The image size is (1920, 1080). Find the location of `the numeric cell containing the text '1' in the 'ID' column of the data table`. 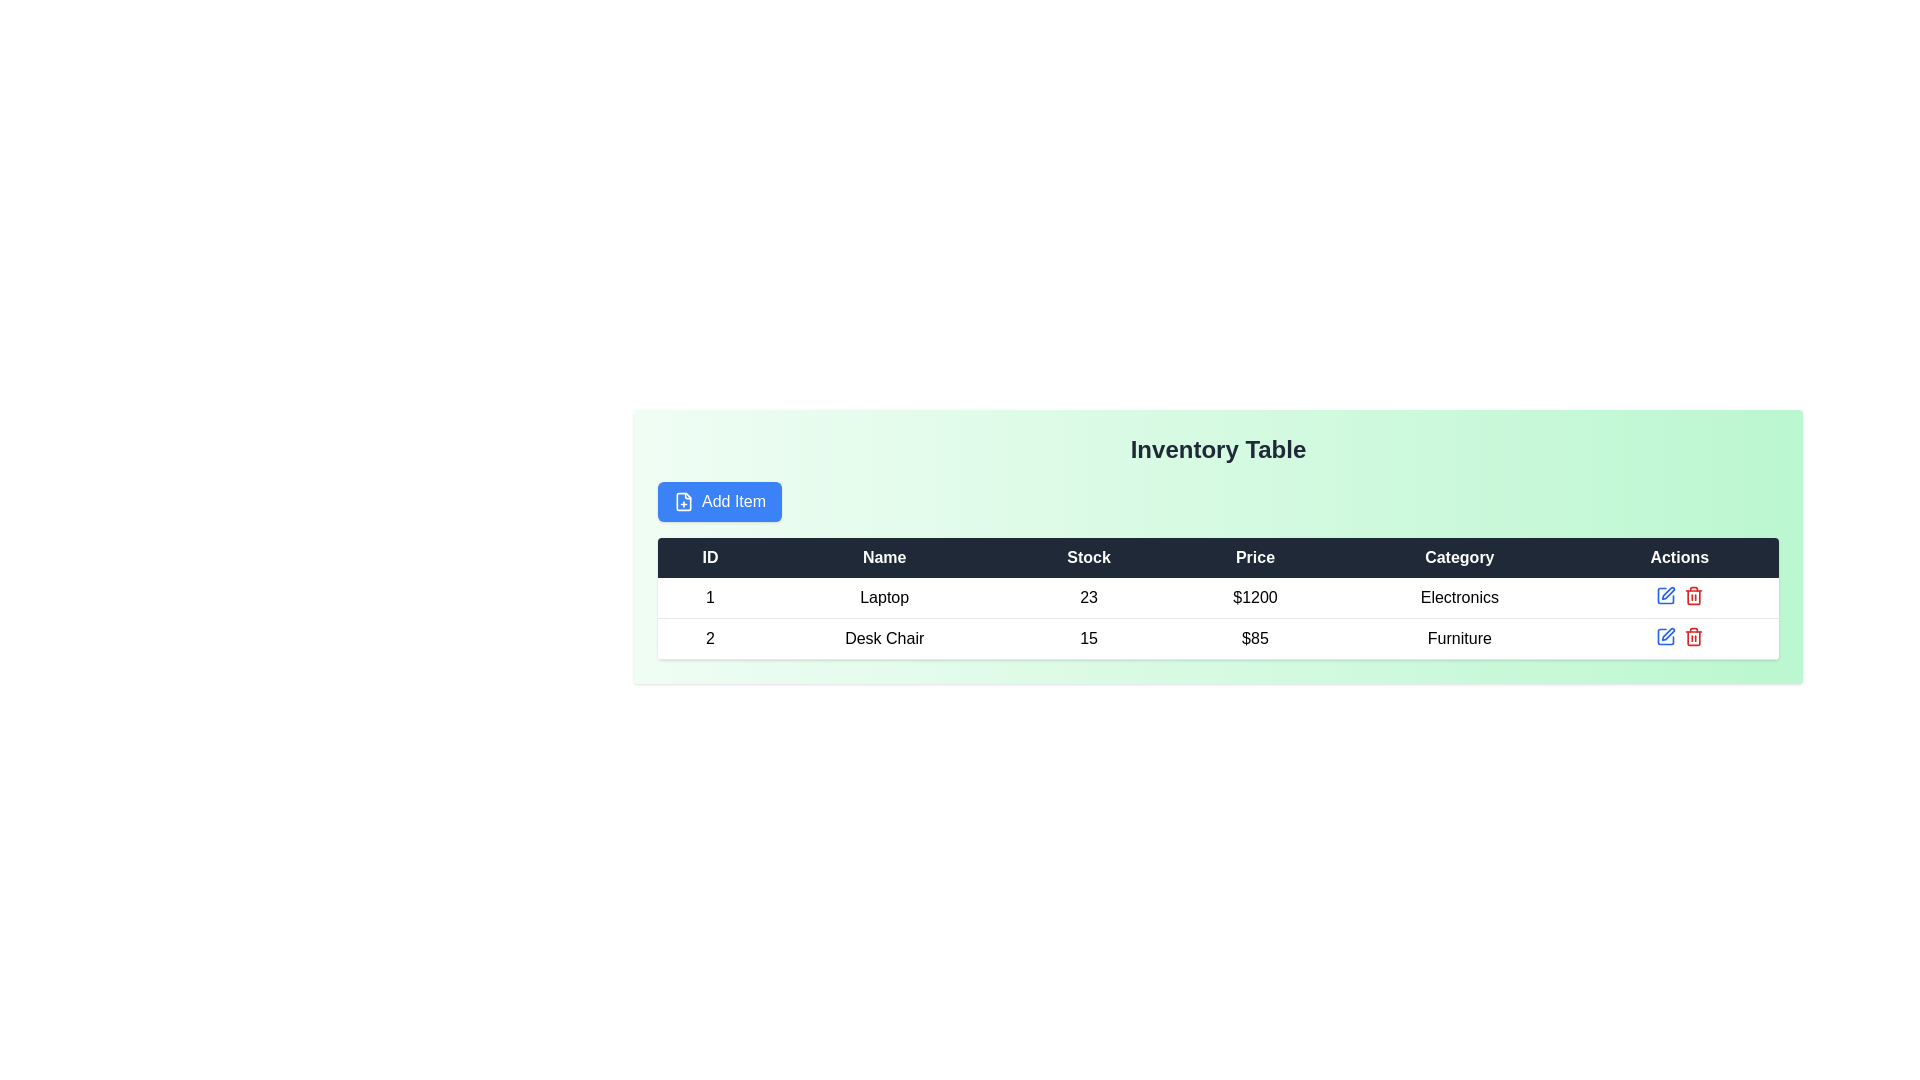

the numeric cell containing the text '1' in the 'ID' column of the data table is located at coordinates (710, 597).